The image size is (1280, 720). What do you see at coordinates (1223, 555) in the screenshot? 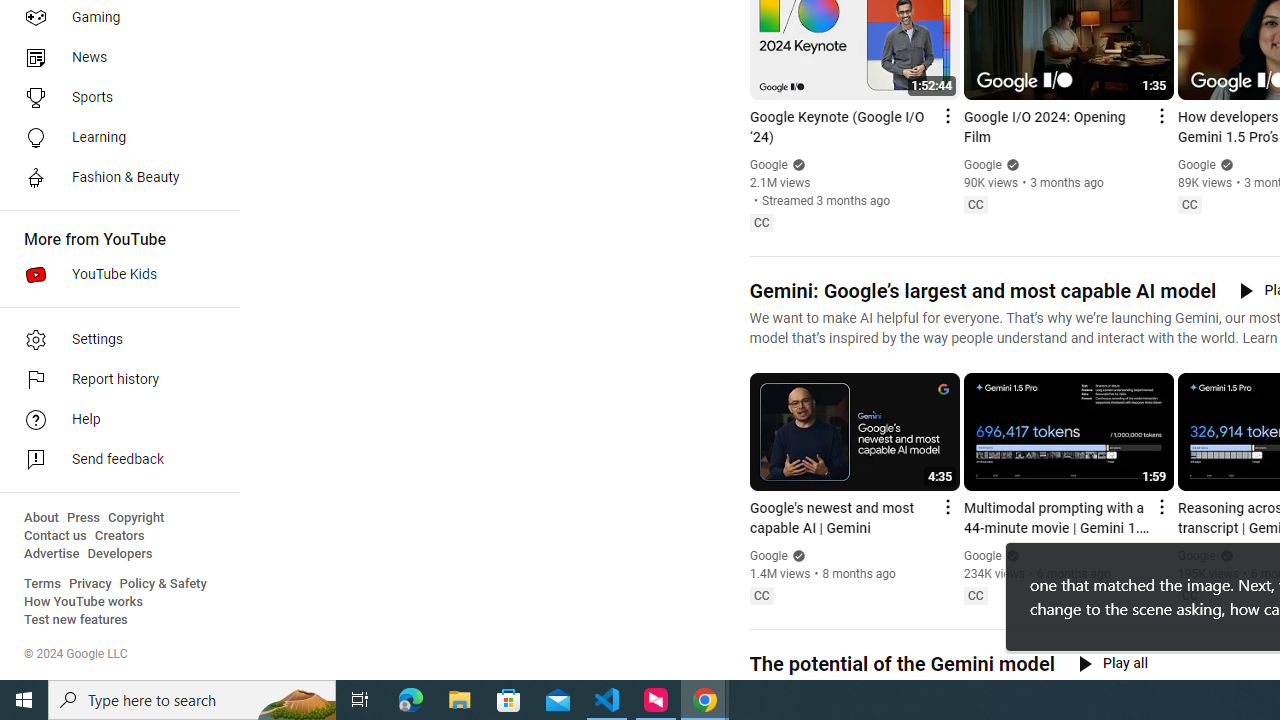
I see `'Verified'` at bounding box center [1223, 555].